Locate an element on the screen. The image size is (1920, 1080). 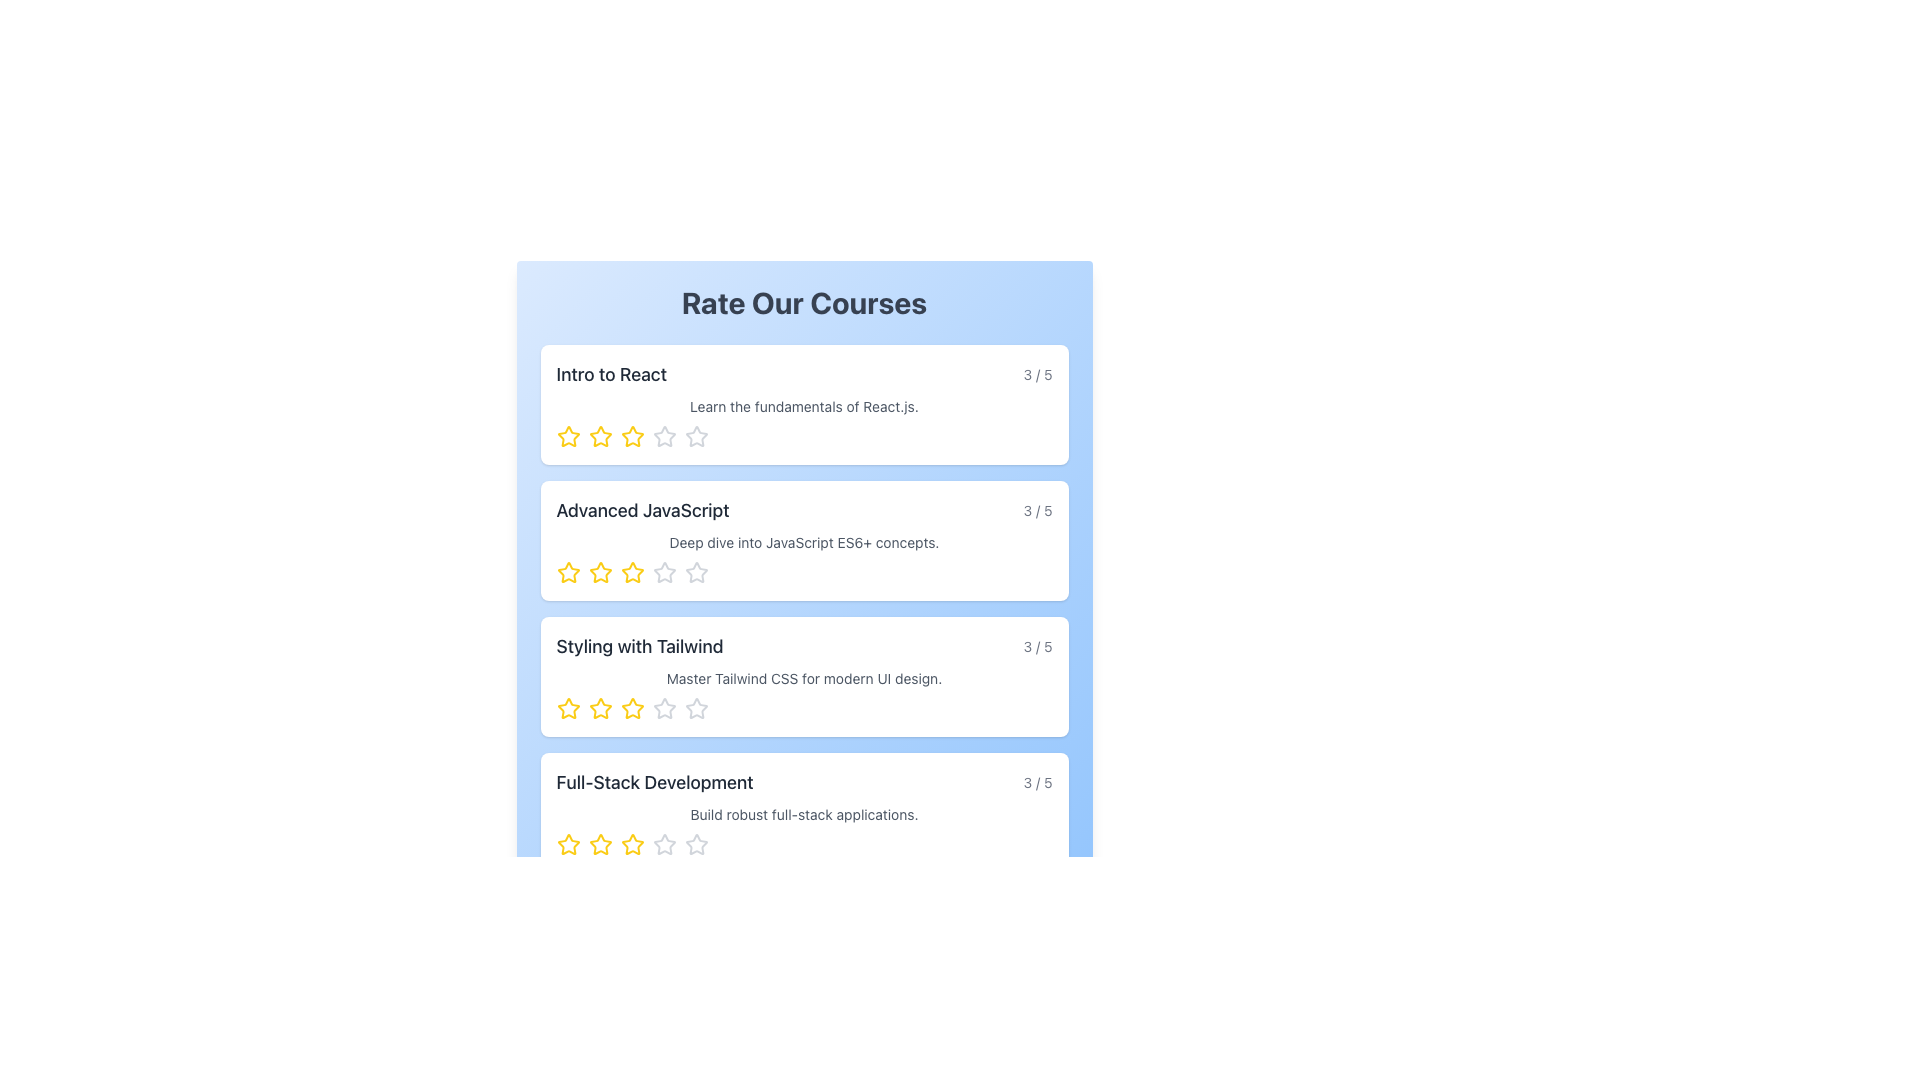
the Card Component titled 'Full-Stack Development', which is the last card in a vertical stack, featuring a white background, rounded corners, and a rating of '3 / 5' is located at coordinates (804, 813).